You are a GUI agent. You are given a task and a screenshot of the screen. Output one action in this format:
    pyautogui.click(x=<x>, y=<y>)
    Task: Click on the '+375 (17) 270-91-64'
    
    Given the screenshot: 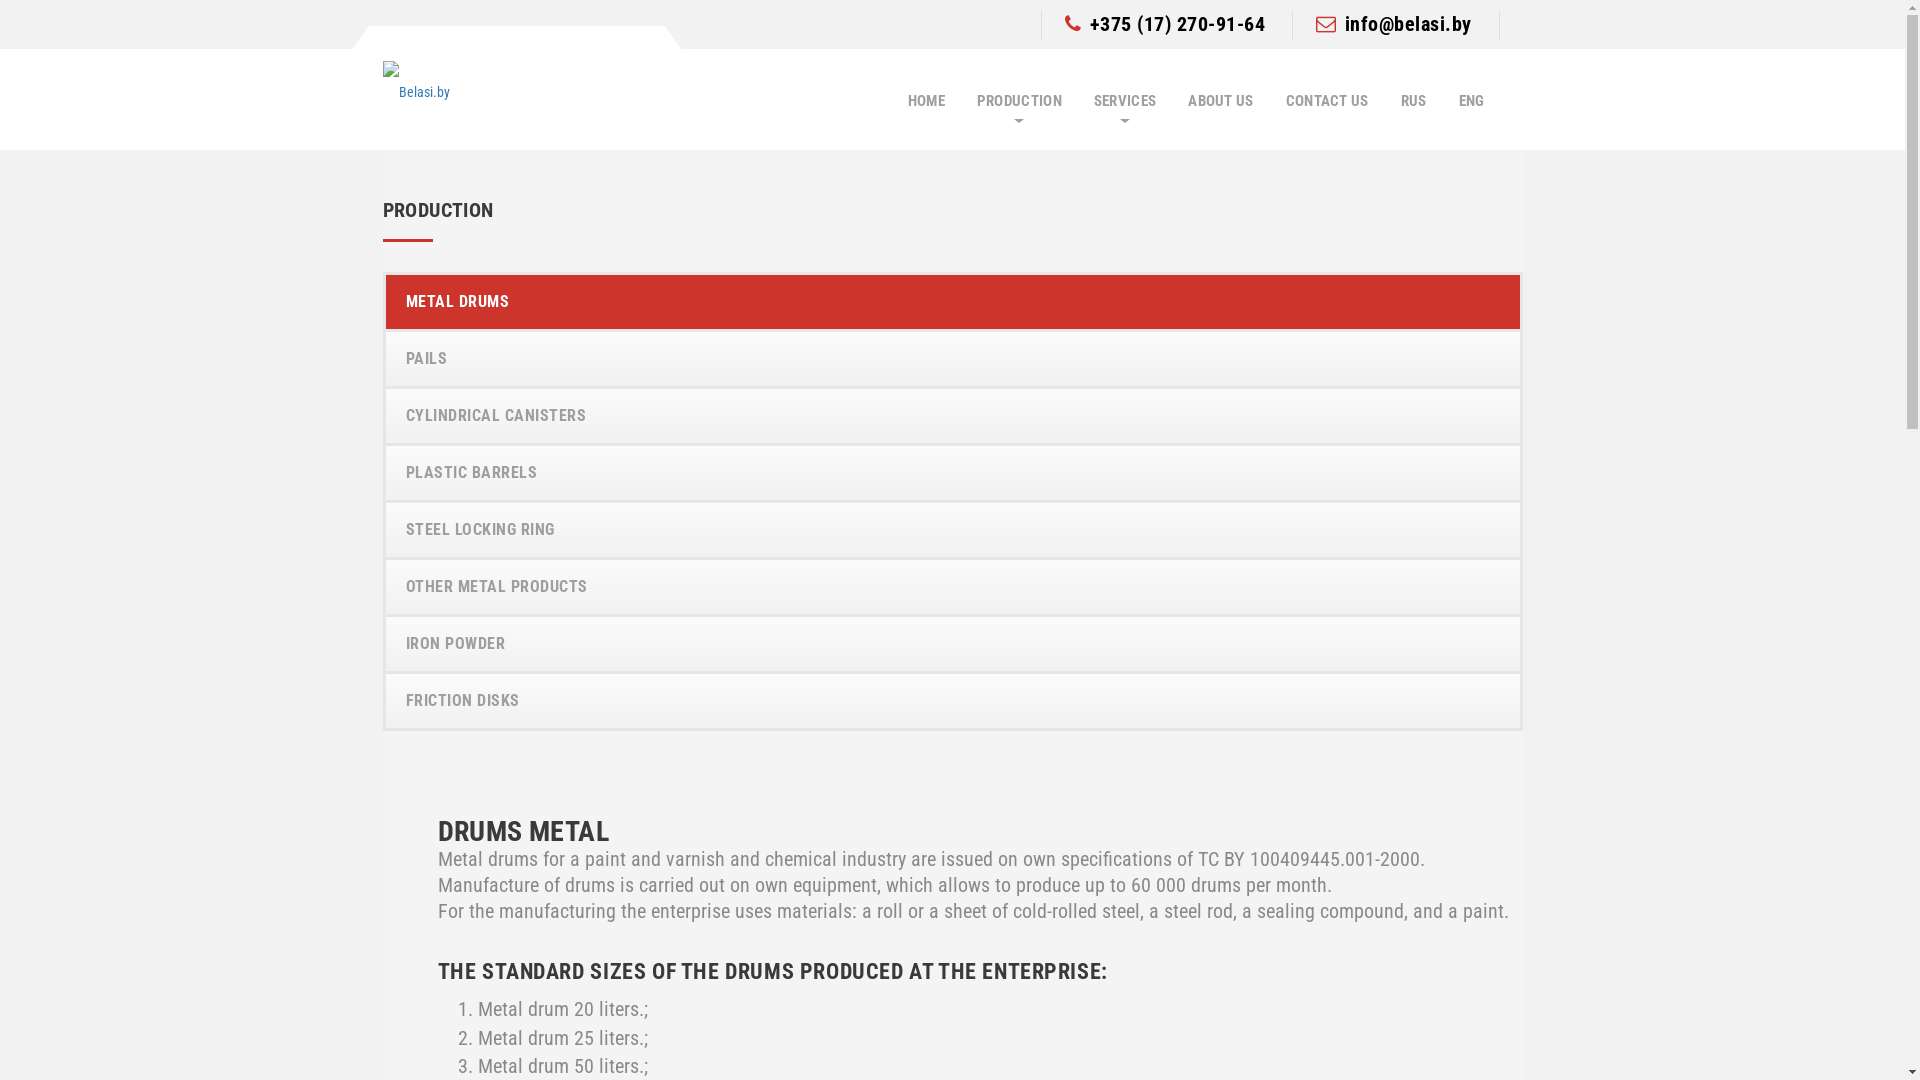 What is the action you would take?
    pyautogui.click(x=1165, y=23)
    